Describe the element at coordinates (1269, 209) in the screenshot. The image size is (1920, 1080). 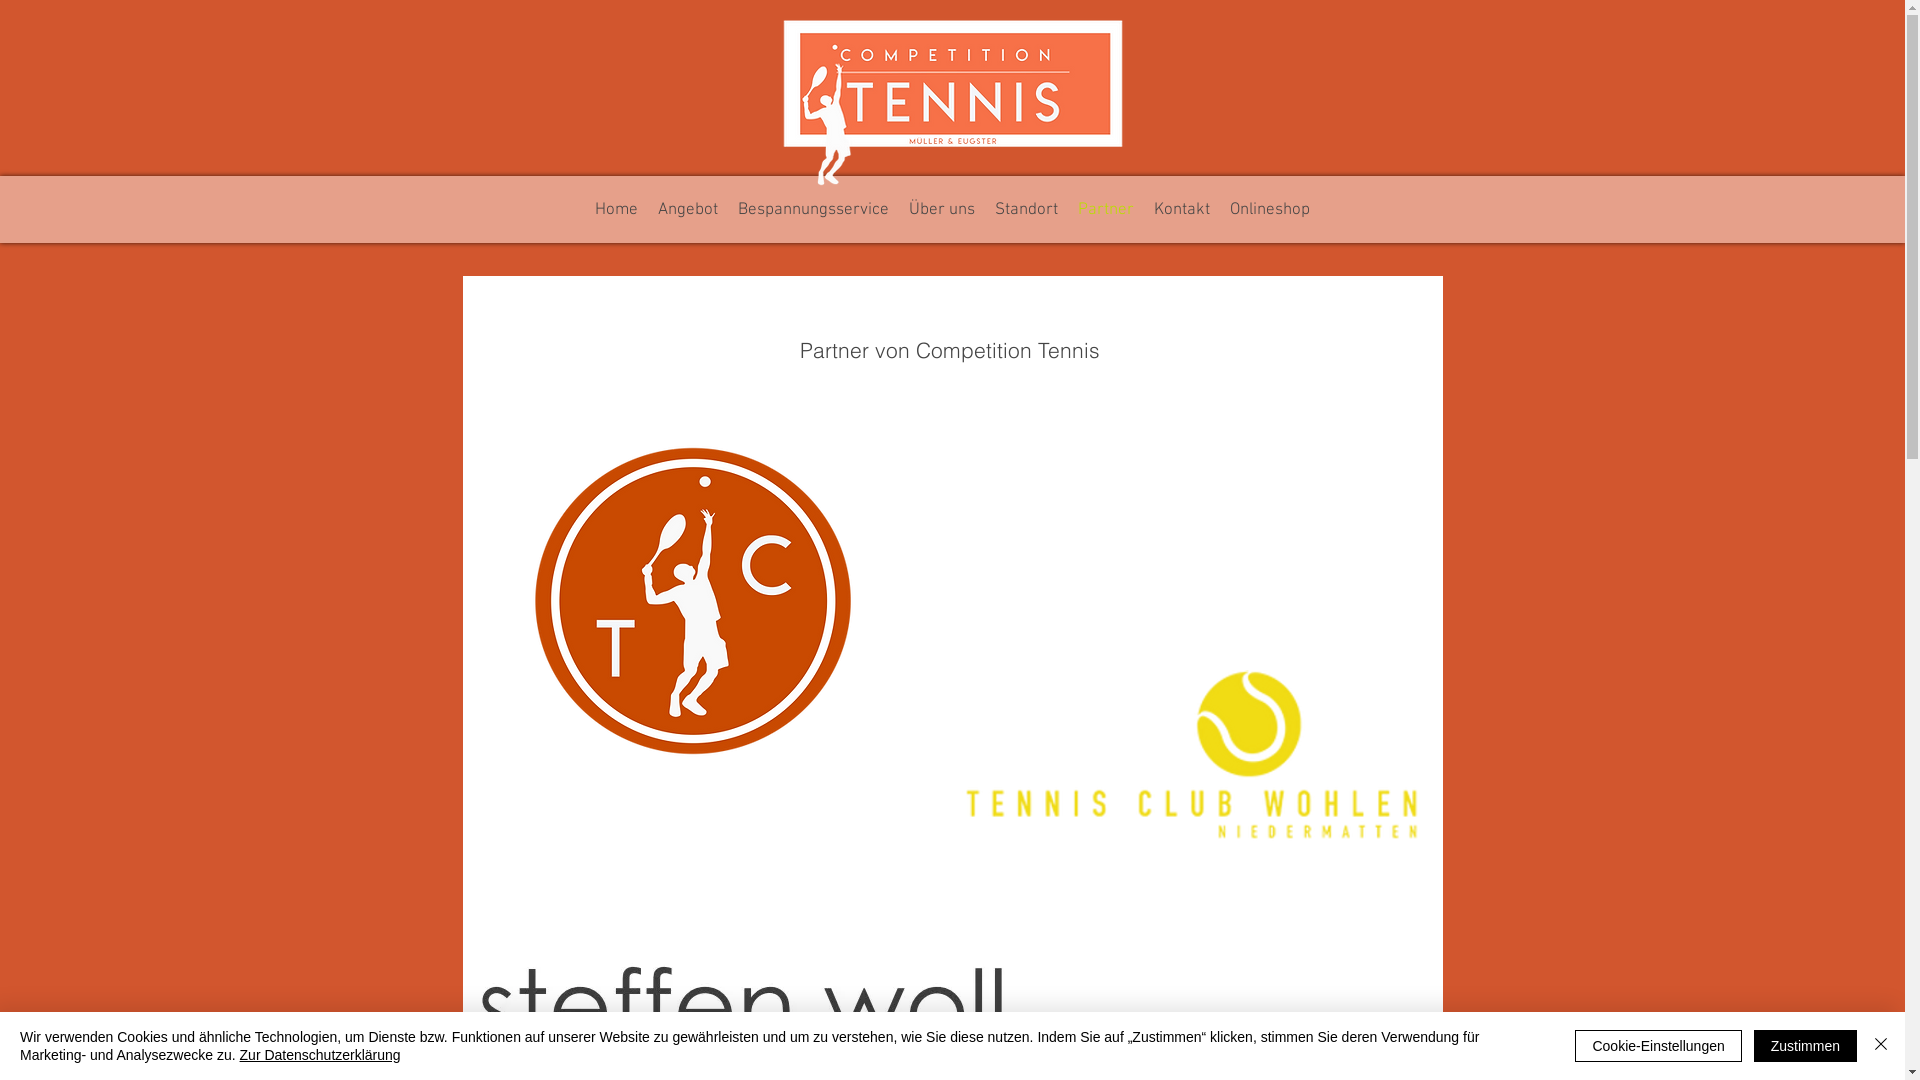
I see `'Onlineshop'` at that location.